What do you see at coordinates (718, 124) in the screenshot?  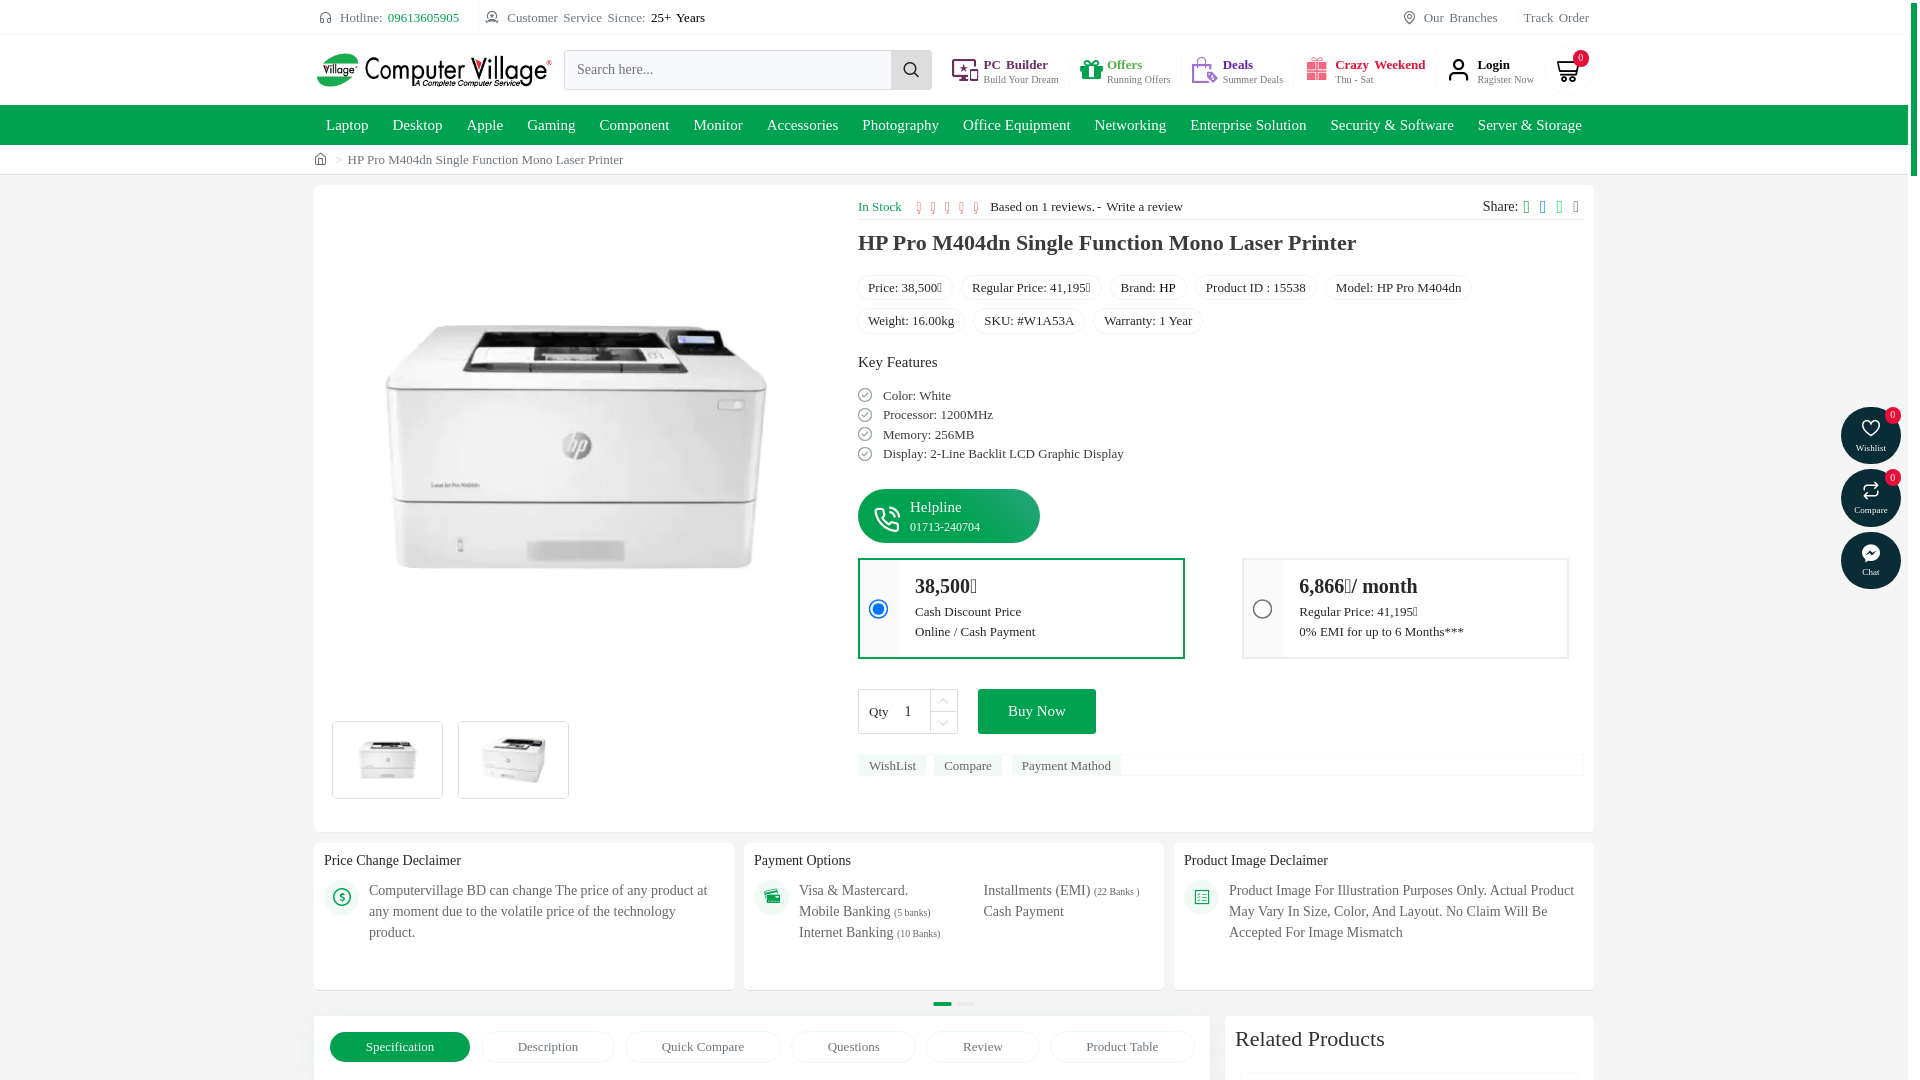 I see `'Monitor'` at bounding box center [718, 124].